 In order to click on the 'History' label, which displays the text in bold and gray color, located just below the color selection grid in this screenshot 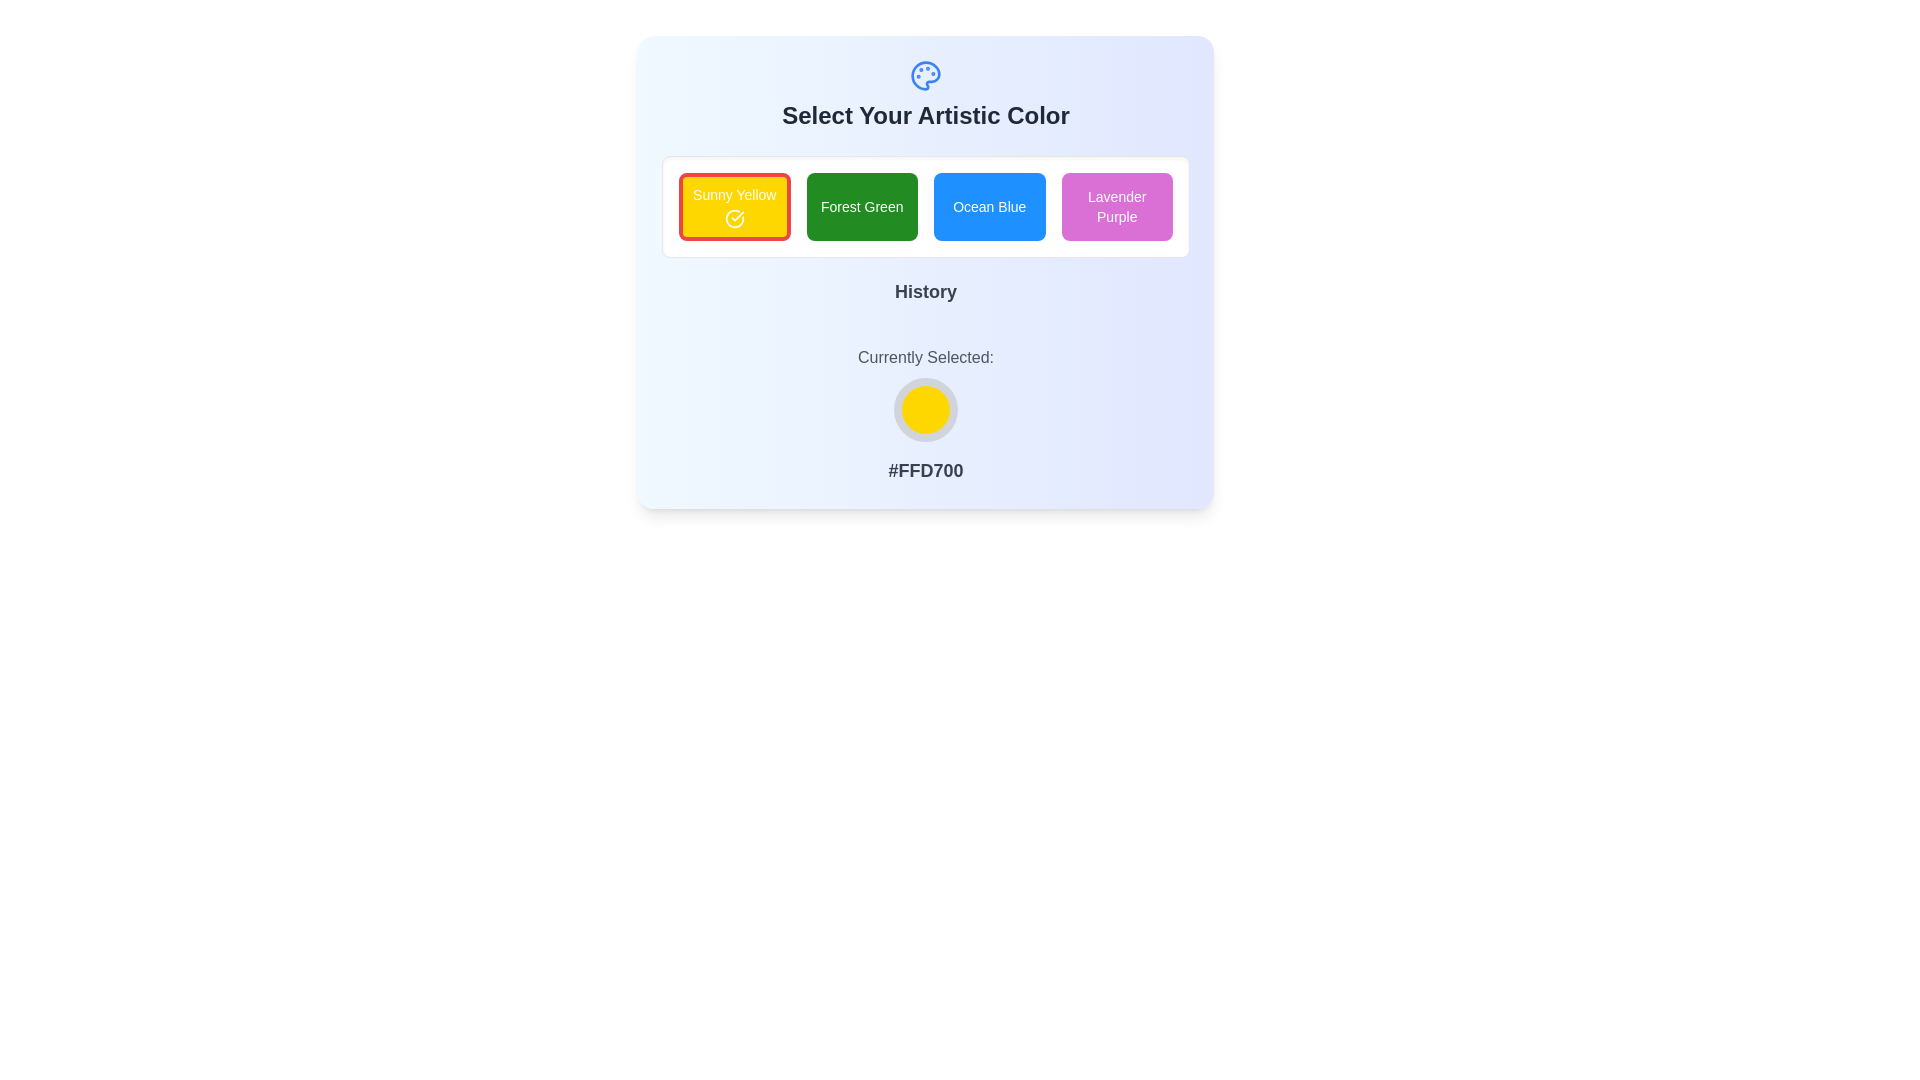, I will do `click(925, 296)`.